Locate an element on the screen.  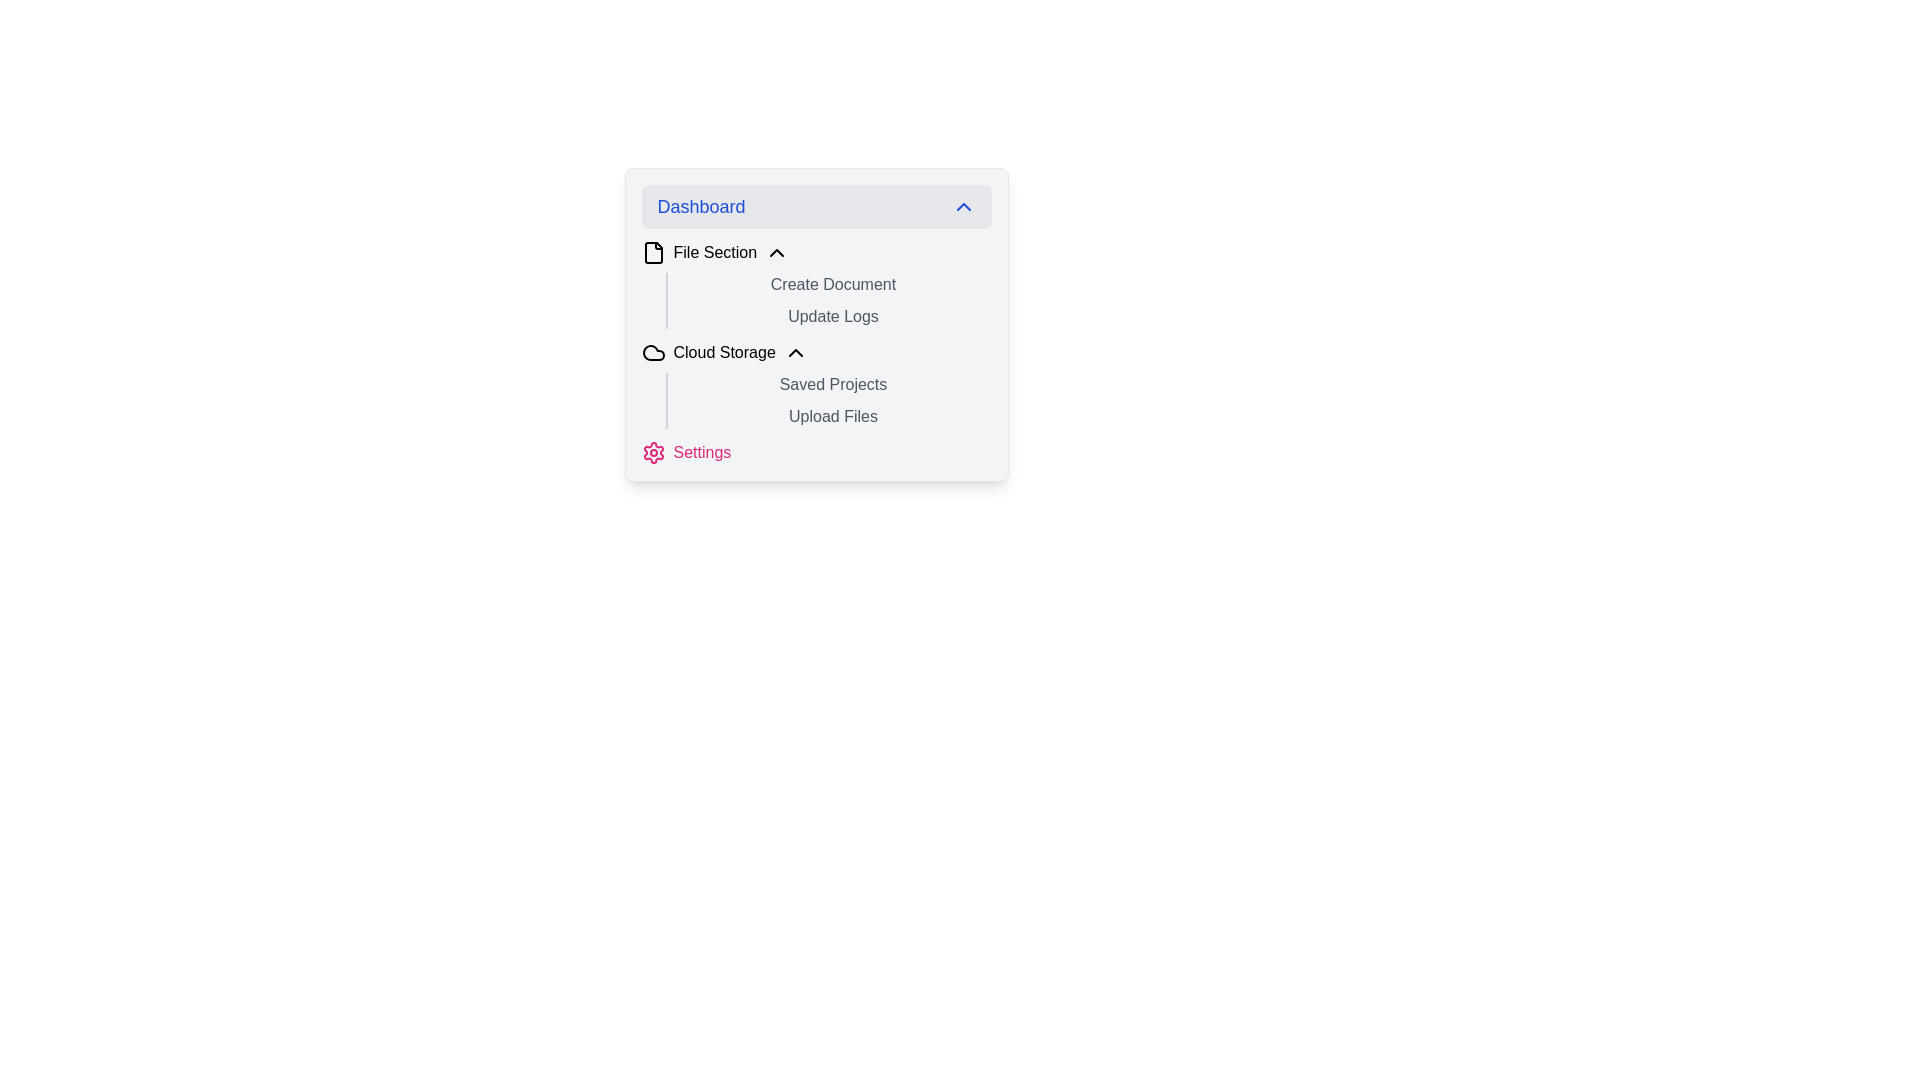
the cloud storage icon located to the left of the 'Cloud Storage' text label in the dashboard layout is located at coordinates (653, 352).